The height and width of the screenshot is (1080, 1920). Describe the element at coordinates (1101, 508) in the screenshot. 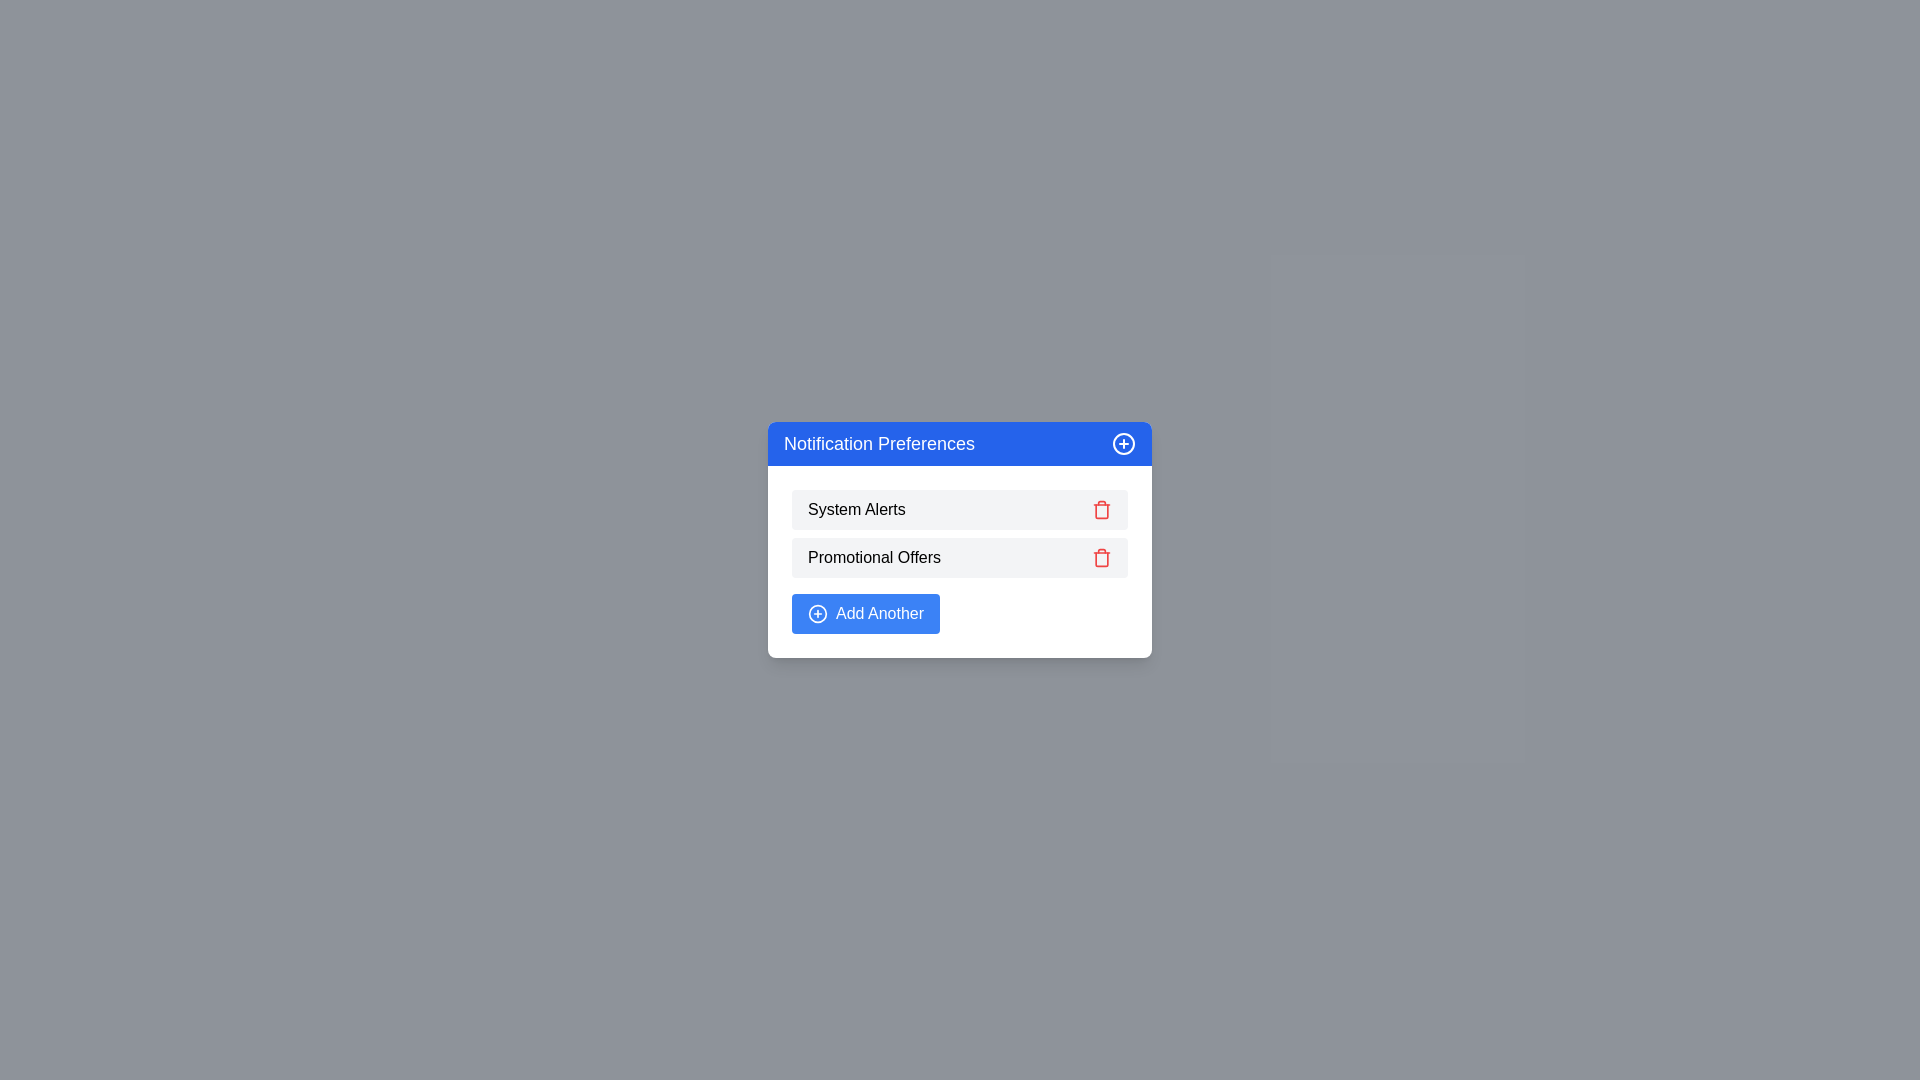

I see `the red trash can icon located to the right of the 'System Alerts' text` at that location.